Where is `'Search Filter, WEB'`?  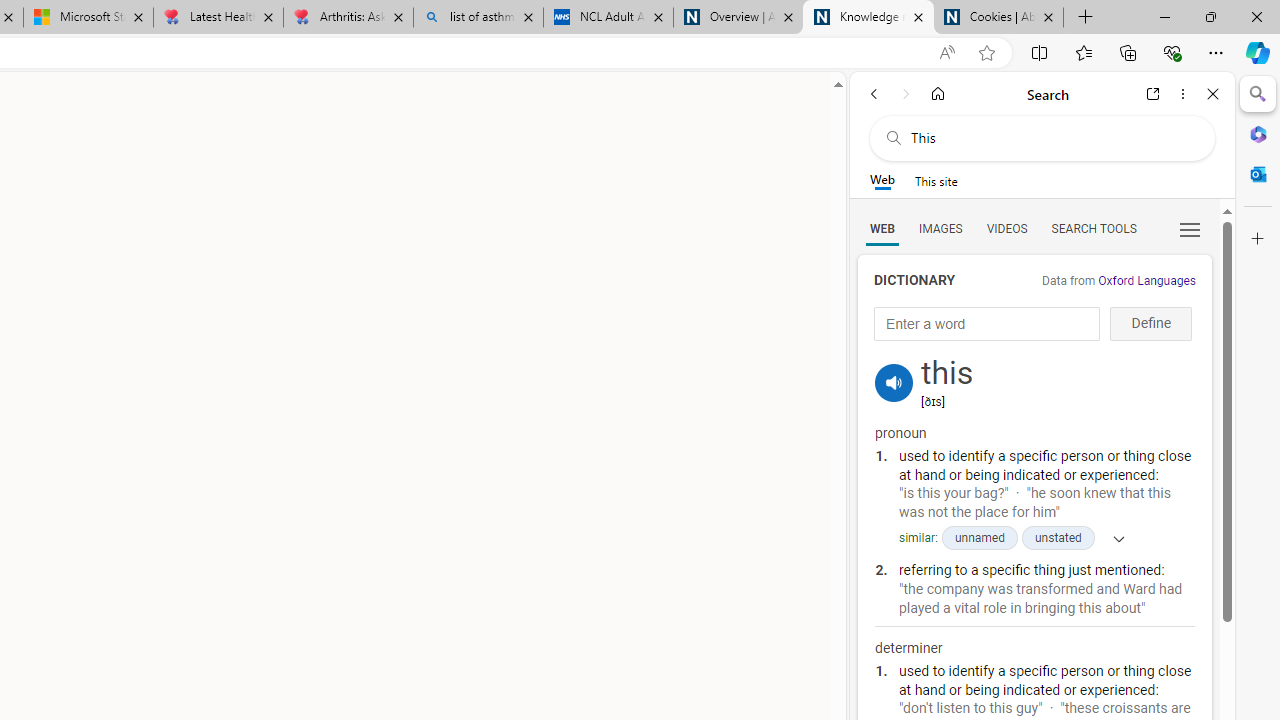 'Search Filter, WEB' is located at coordinates (881, 227).